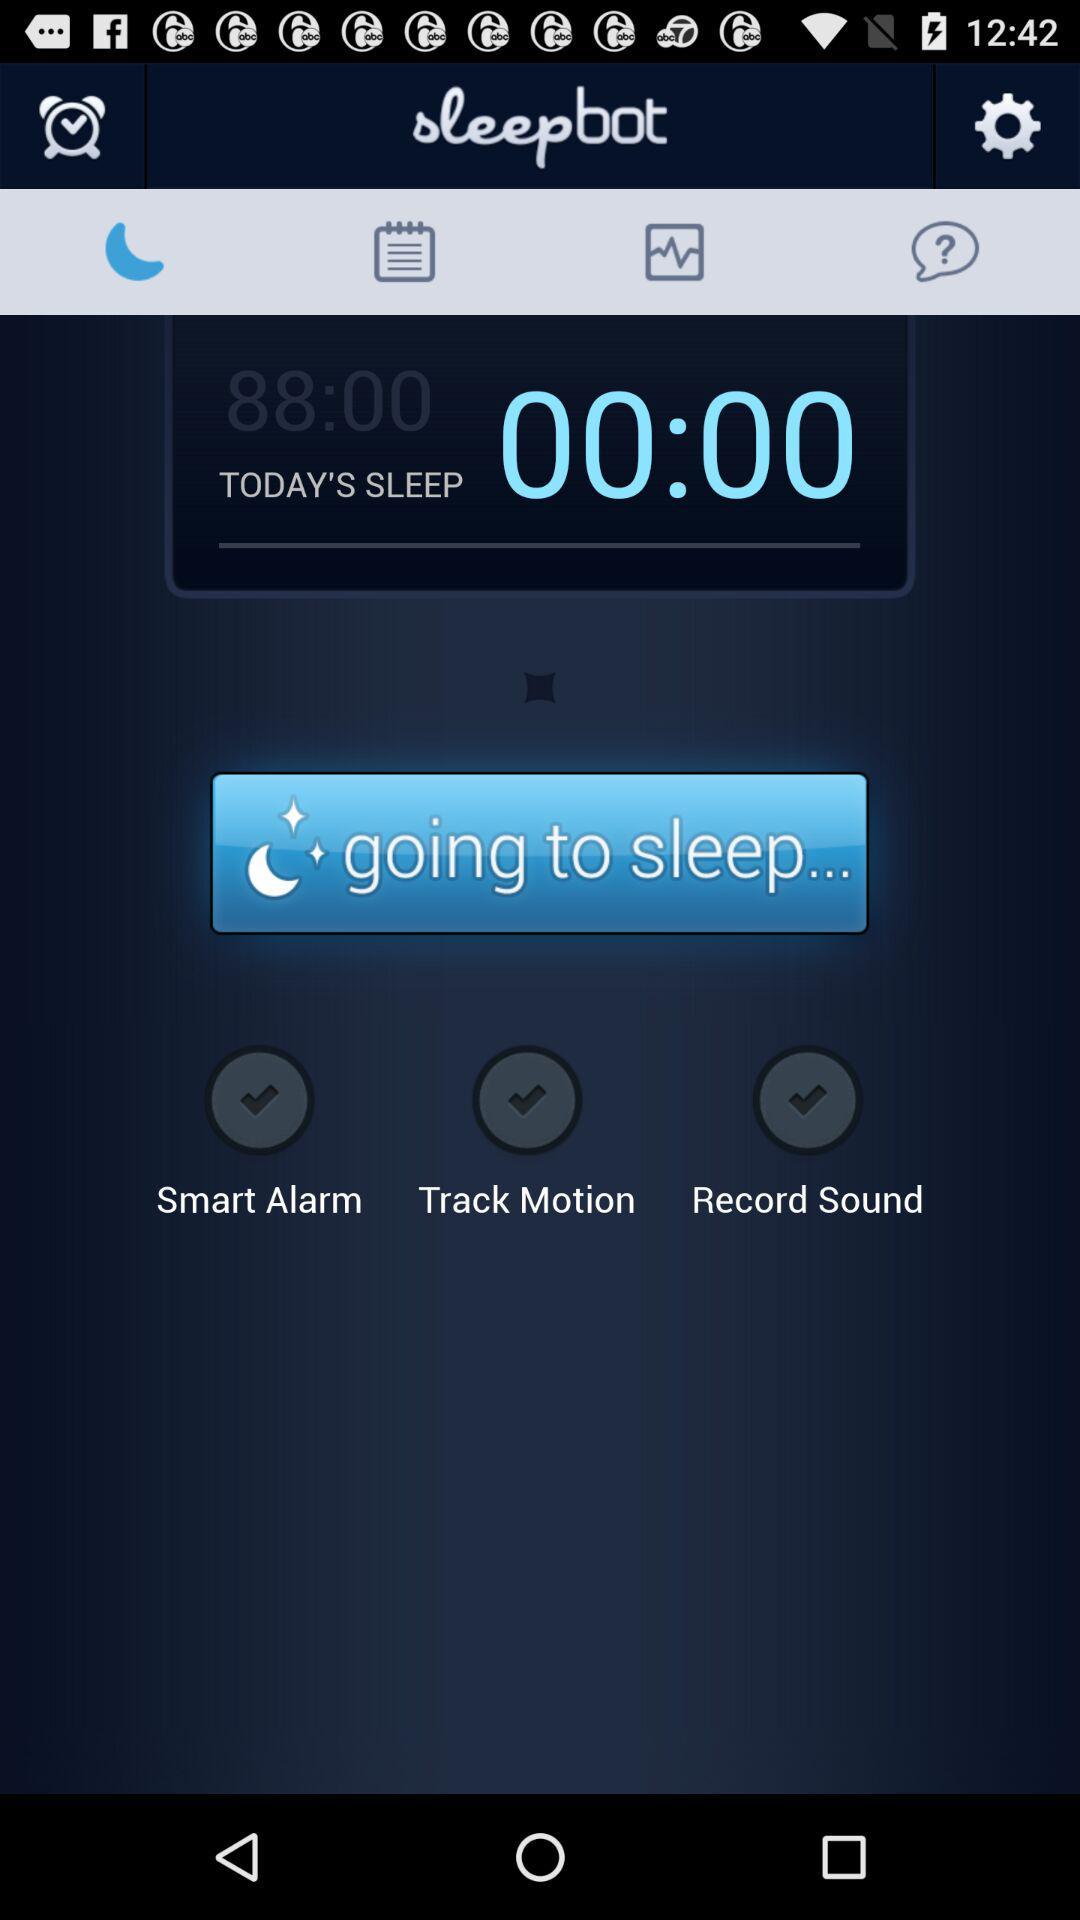 Image resolution: width=1080 pixels, height=1920 pixels. What do you see at coordinates (594, 438) in the screenshot?
I see `app to the right of today's sleep app` at bounding box center [594, 438].